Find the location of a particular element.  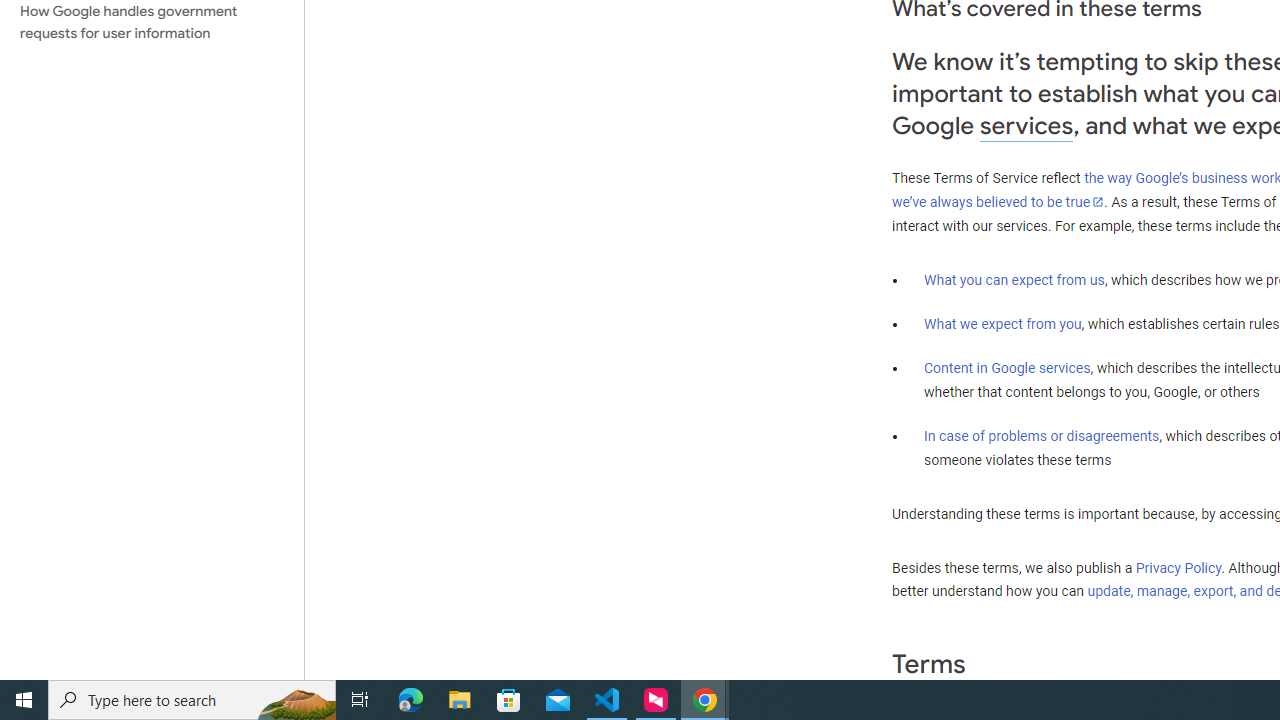

'What you can expect from us' is located at coordinates (1014, 279).